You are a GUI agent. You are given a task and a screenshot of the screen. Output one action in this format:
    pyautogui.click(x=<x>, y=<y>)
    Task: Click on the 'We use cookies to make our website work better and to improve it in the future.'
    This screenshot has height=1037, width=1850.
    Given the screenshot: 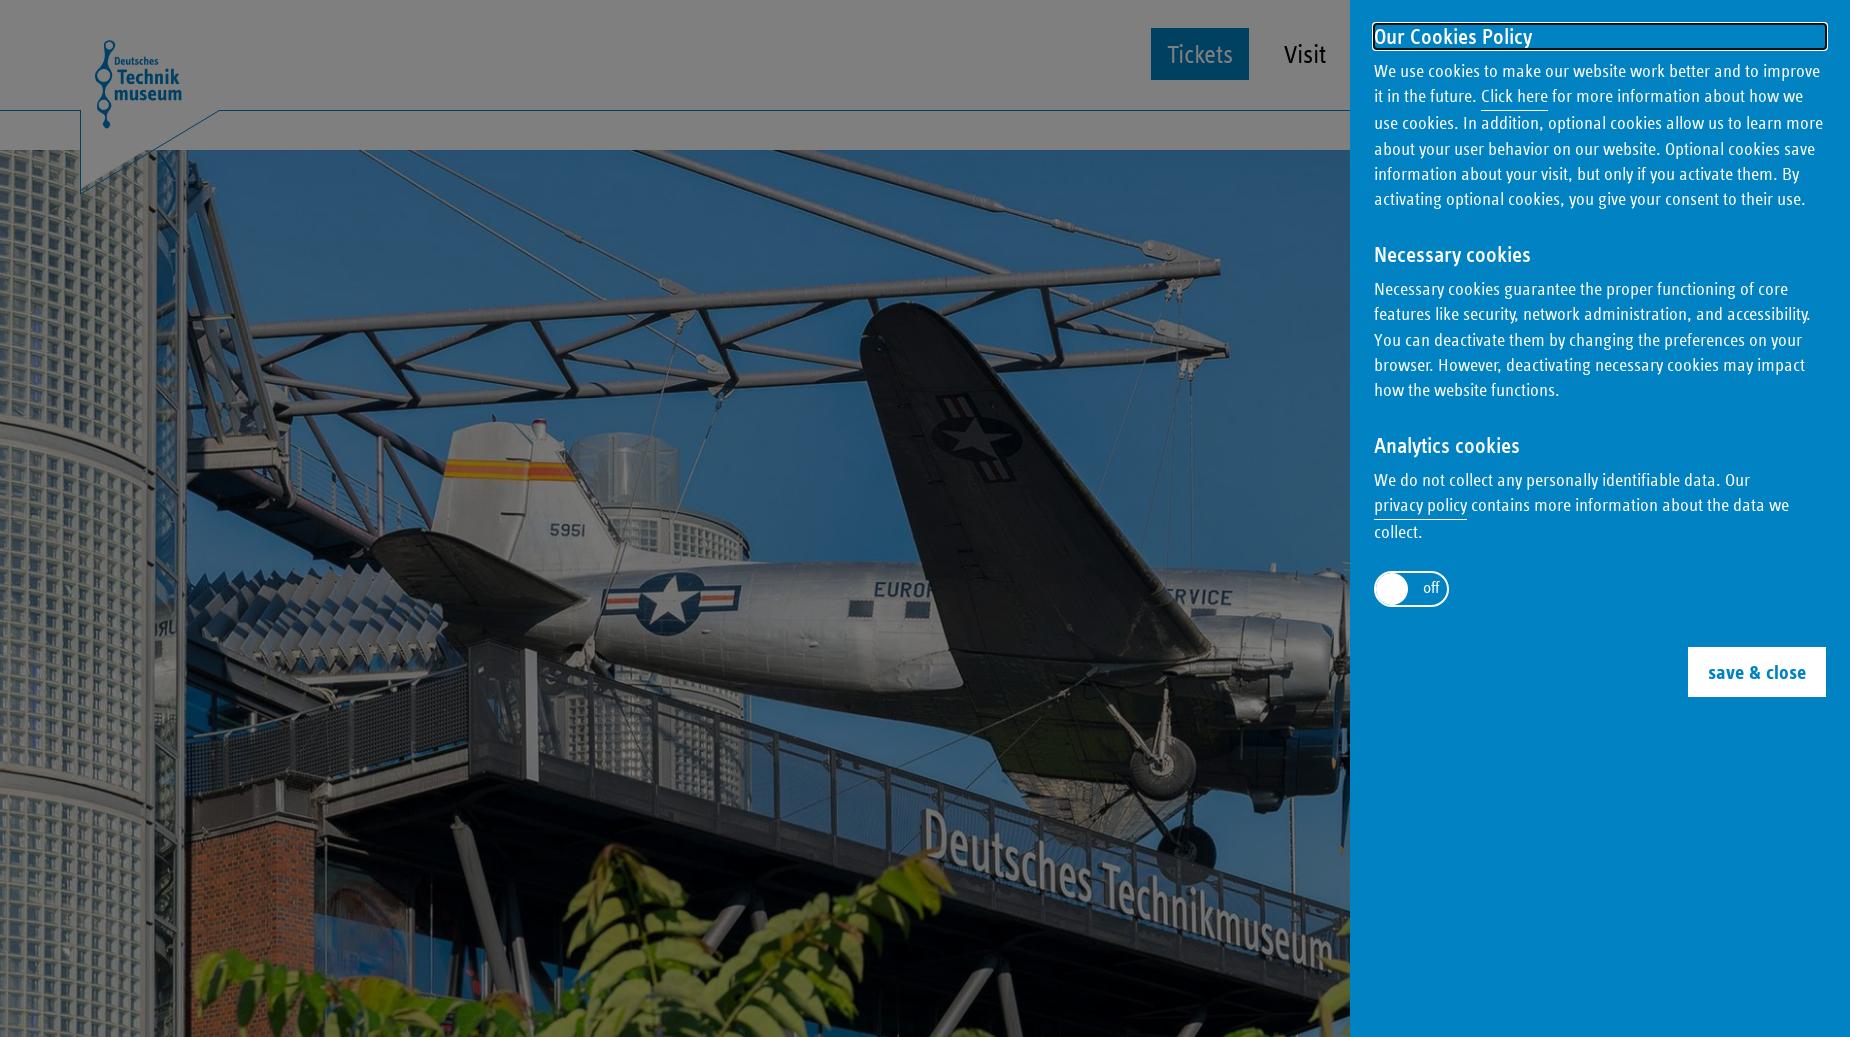 What is the action you would take?
    pyautogui.click(x=1596, y=82)
    